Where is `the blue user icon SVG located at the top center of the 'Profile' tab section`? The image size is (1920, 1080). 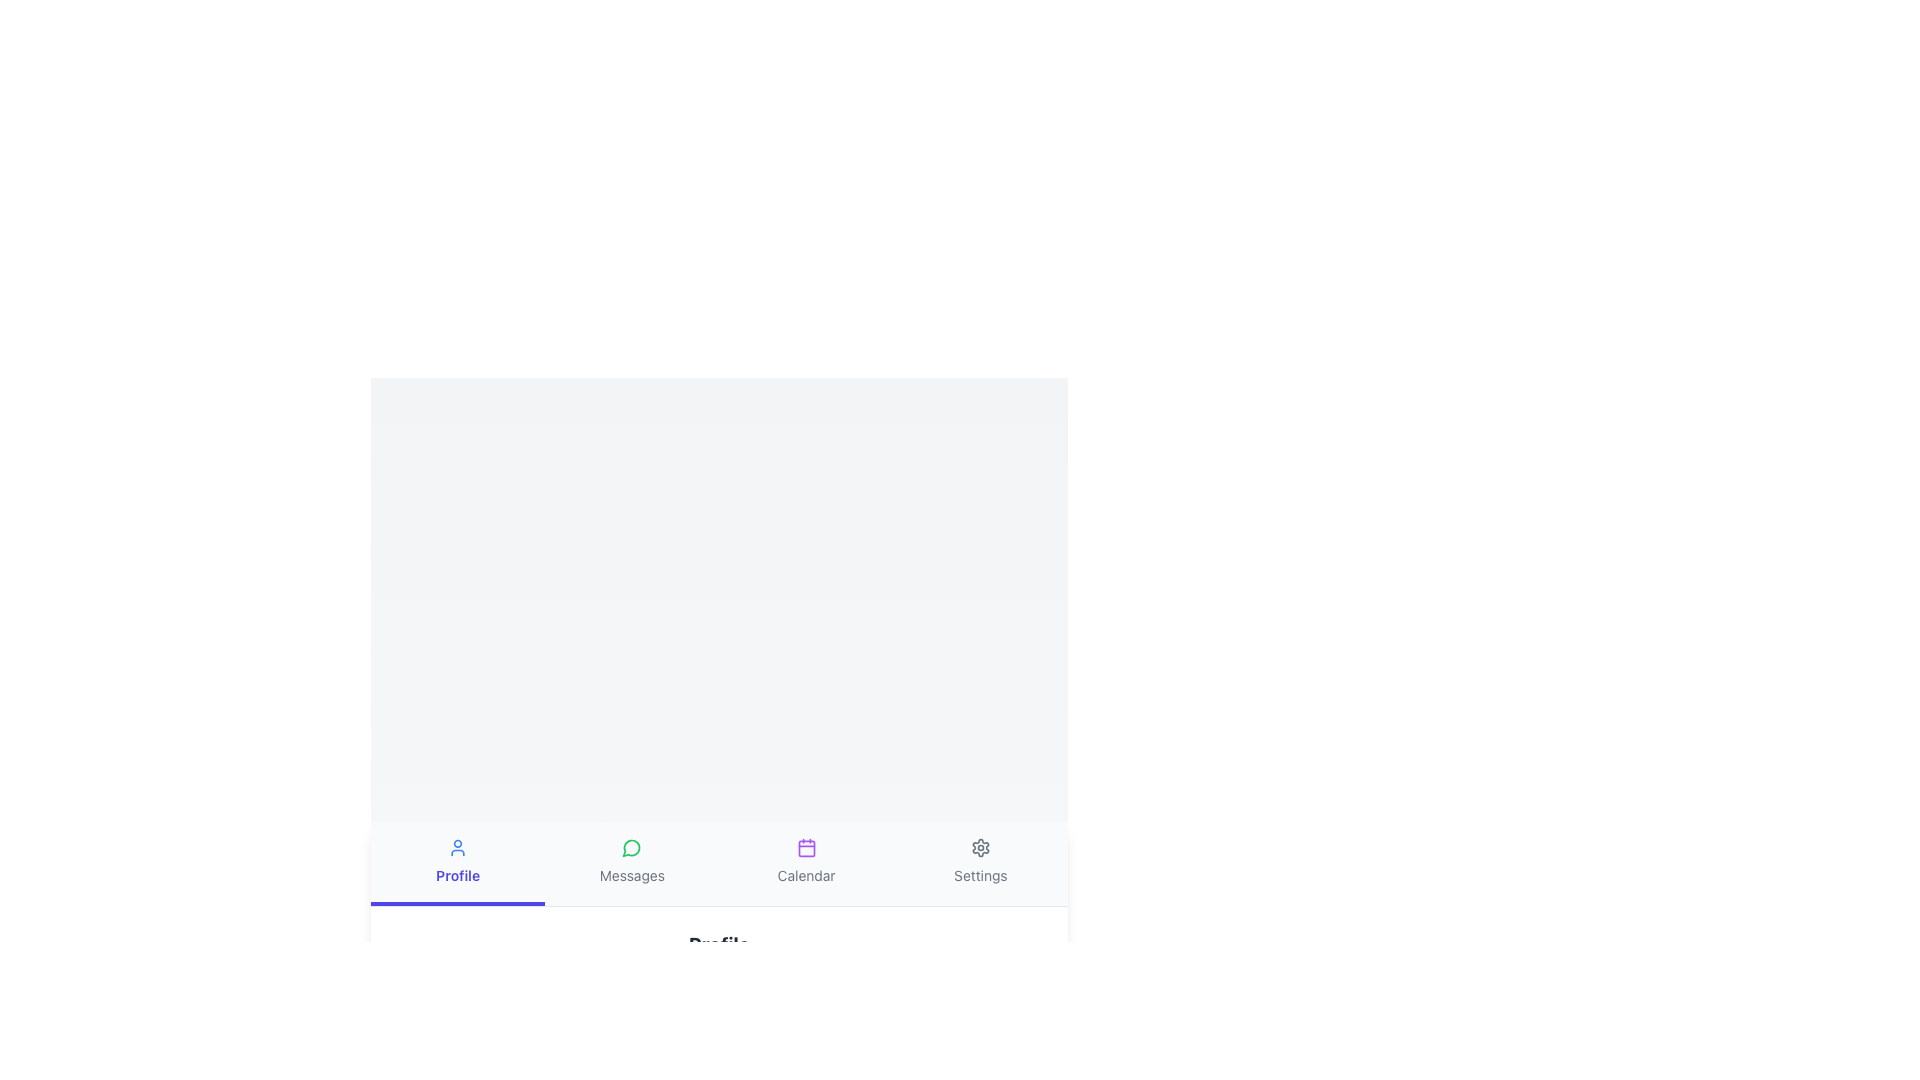
the blue user icon SVG located at the top center of the 'Profile' tab section is located at coordinates (457, 847).